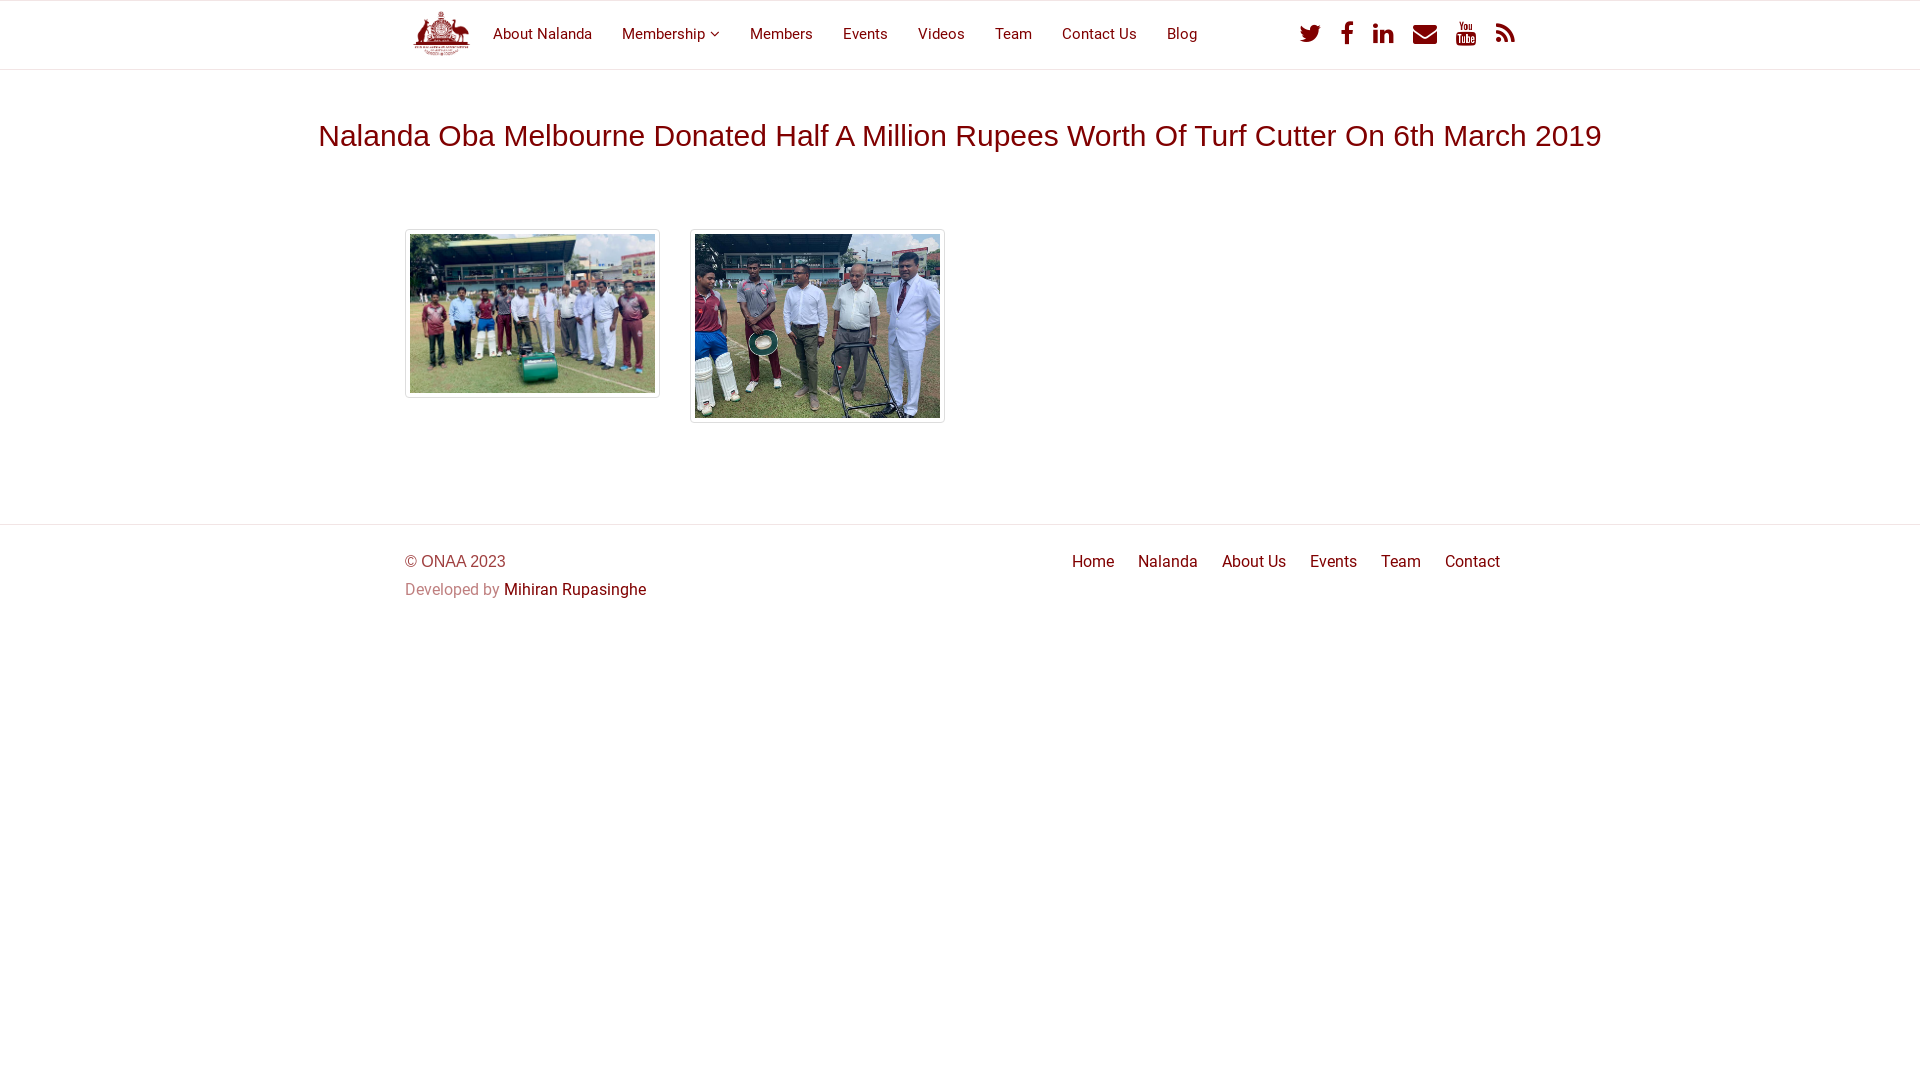  Describe the element at coordinates (1333, 561) in the screenshot. I see `'Events'` at that location.